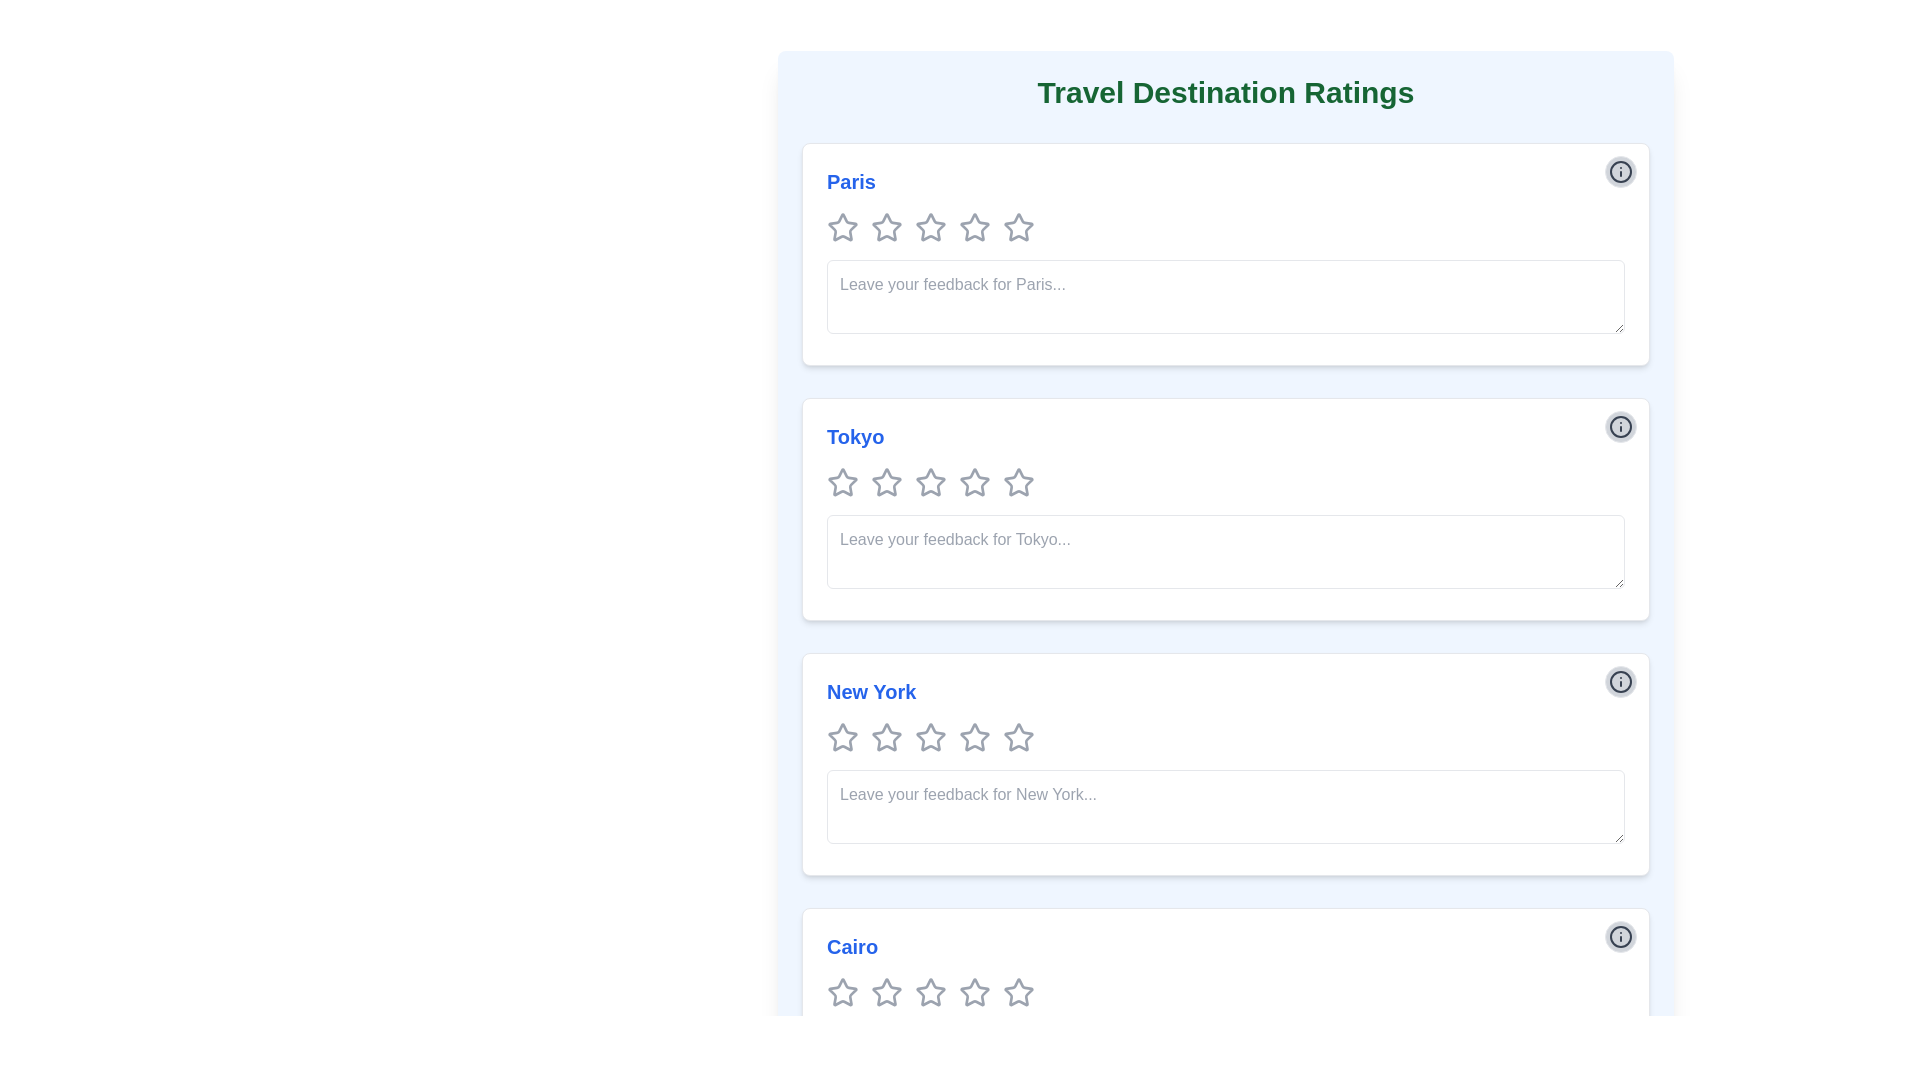 The width and height of the screenshot is (1920, 1080). What do you see at coordinates (1621, 937) in the screenshot?
I see `the circular information icon with a gray border located in the top-right corner of the 'Cairo' section within the travel destination ratings card` at bounding box center [1621, 937].